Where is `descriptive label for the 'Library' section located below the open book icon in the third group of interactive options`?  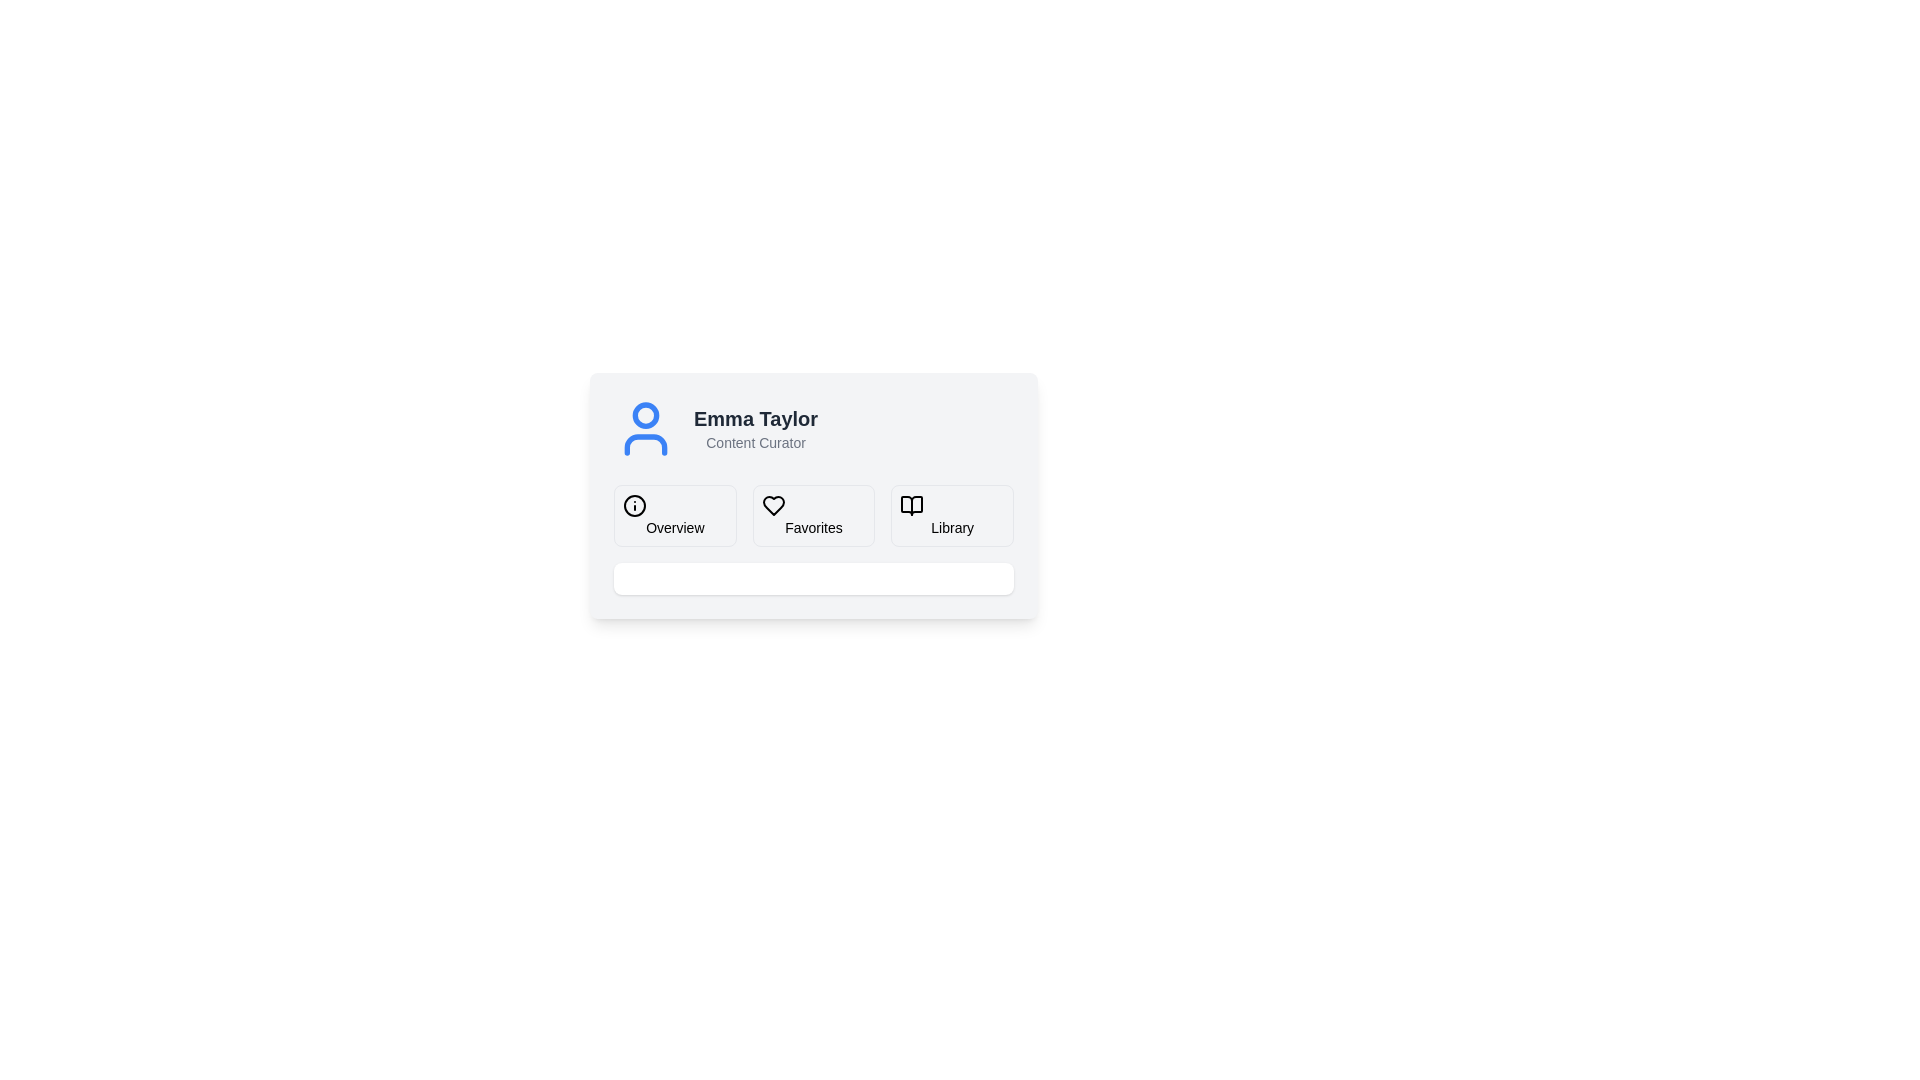 descriptive label for the 'Library' section located below the open book icon in the third group of interactive options is located at coordinates (951, 527).